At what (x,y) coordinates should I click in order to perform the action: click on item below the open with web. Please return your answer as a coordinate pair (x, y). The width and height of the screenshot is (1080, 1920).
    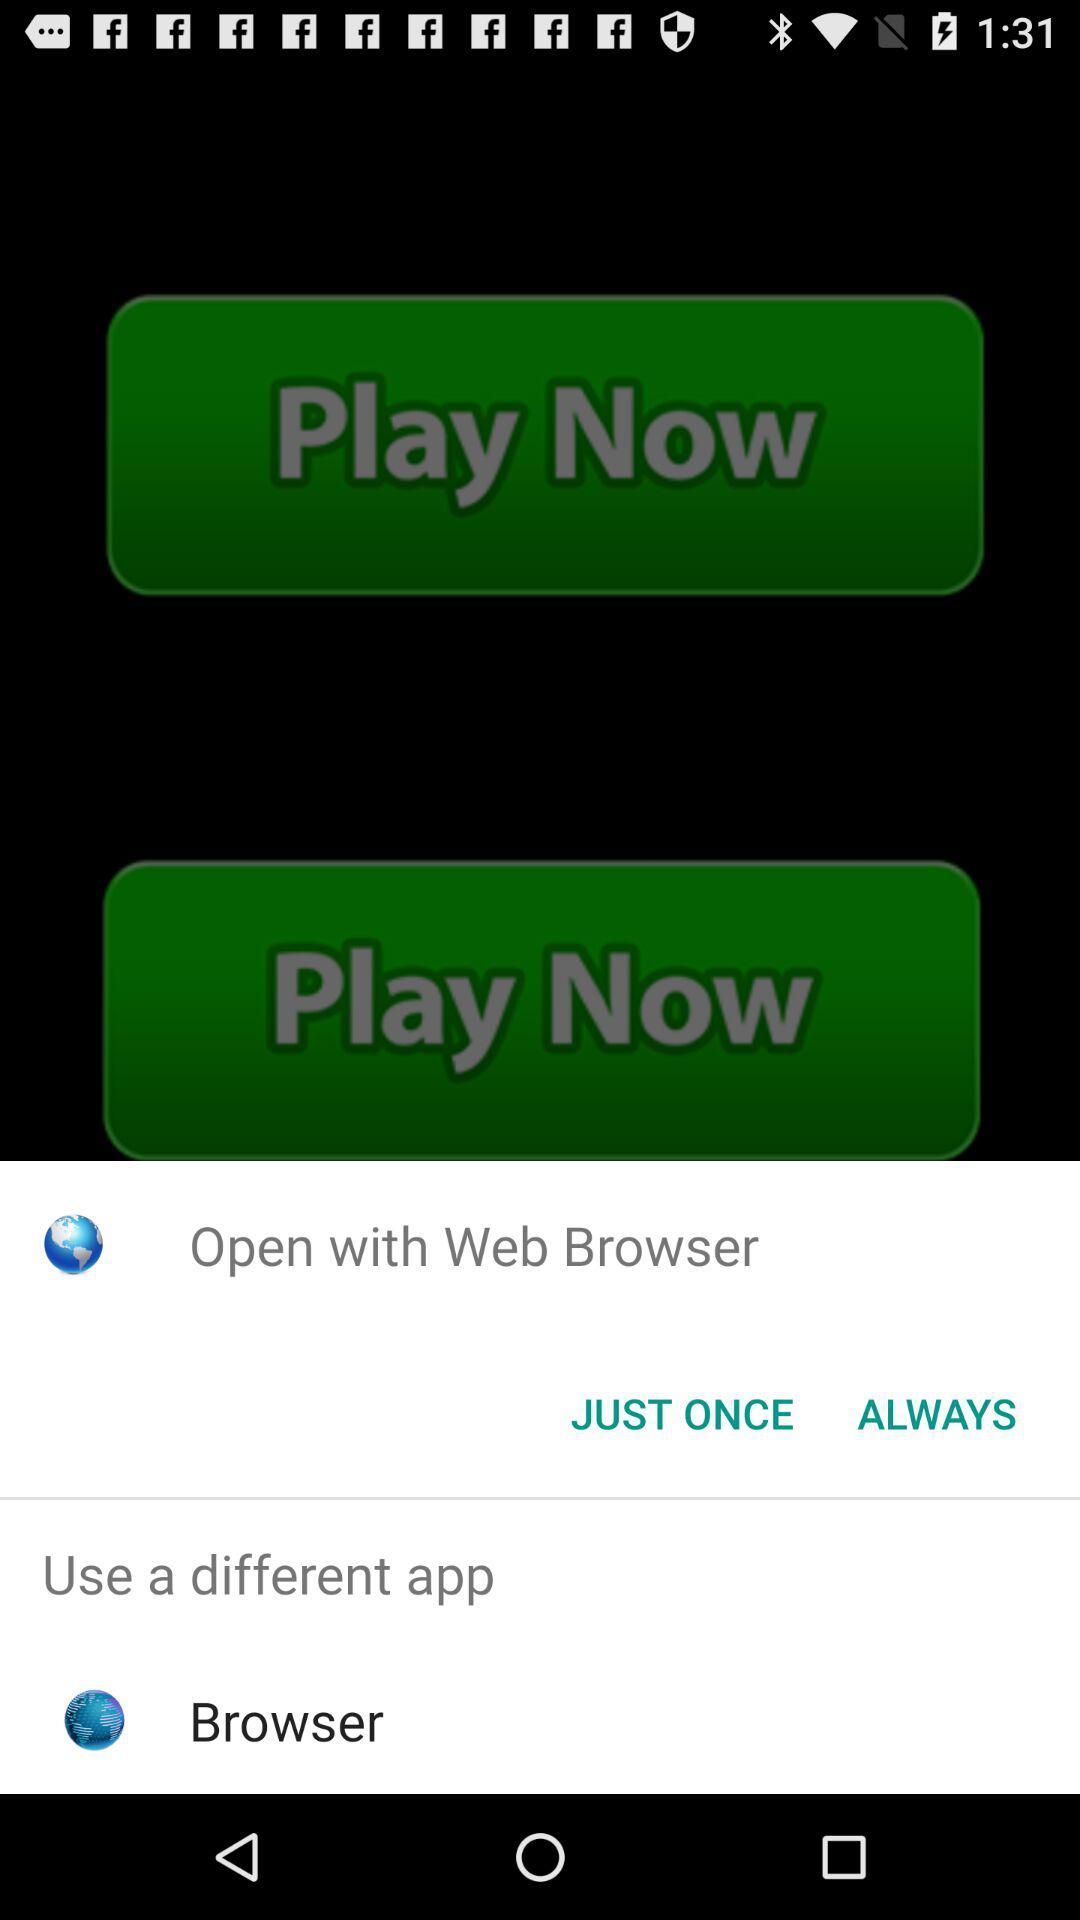
    Looking at the image, I should click on (937, 1411).